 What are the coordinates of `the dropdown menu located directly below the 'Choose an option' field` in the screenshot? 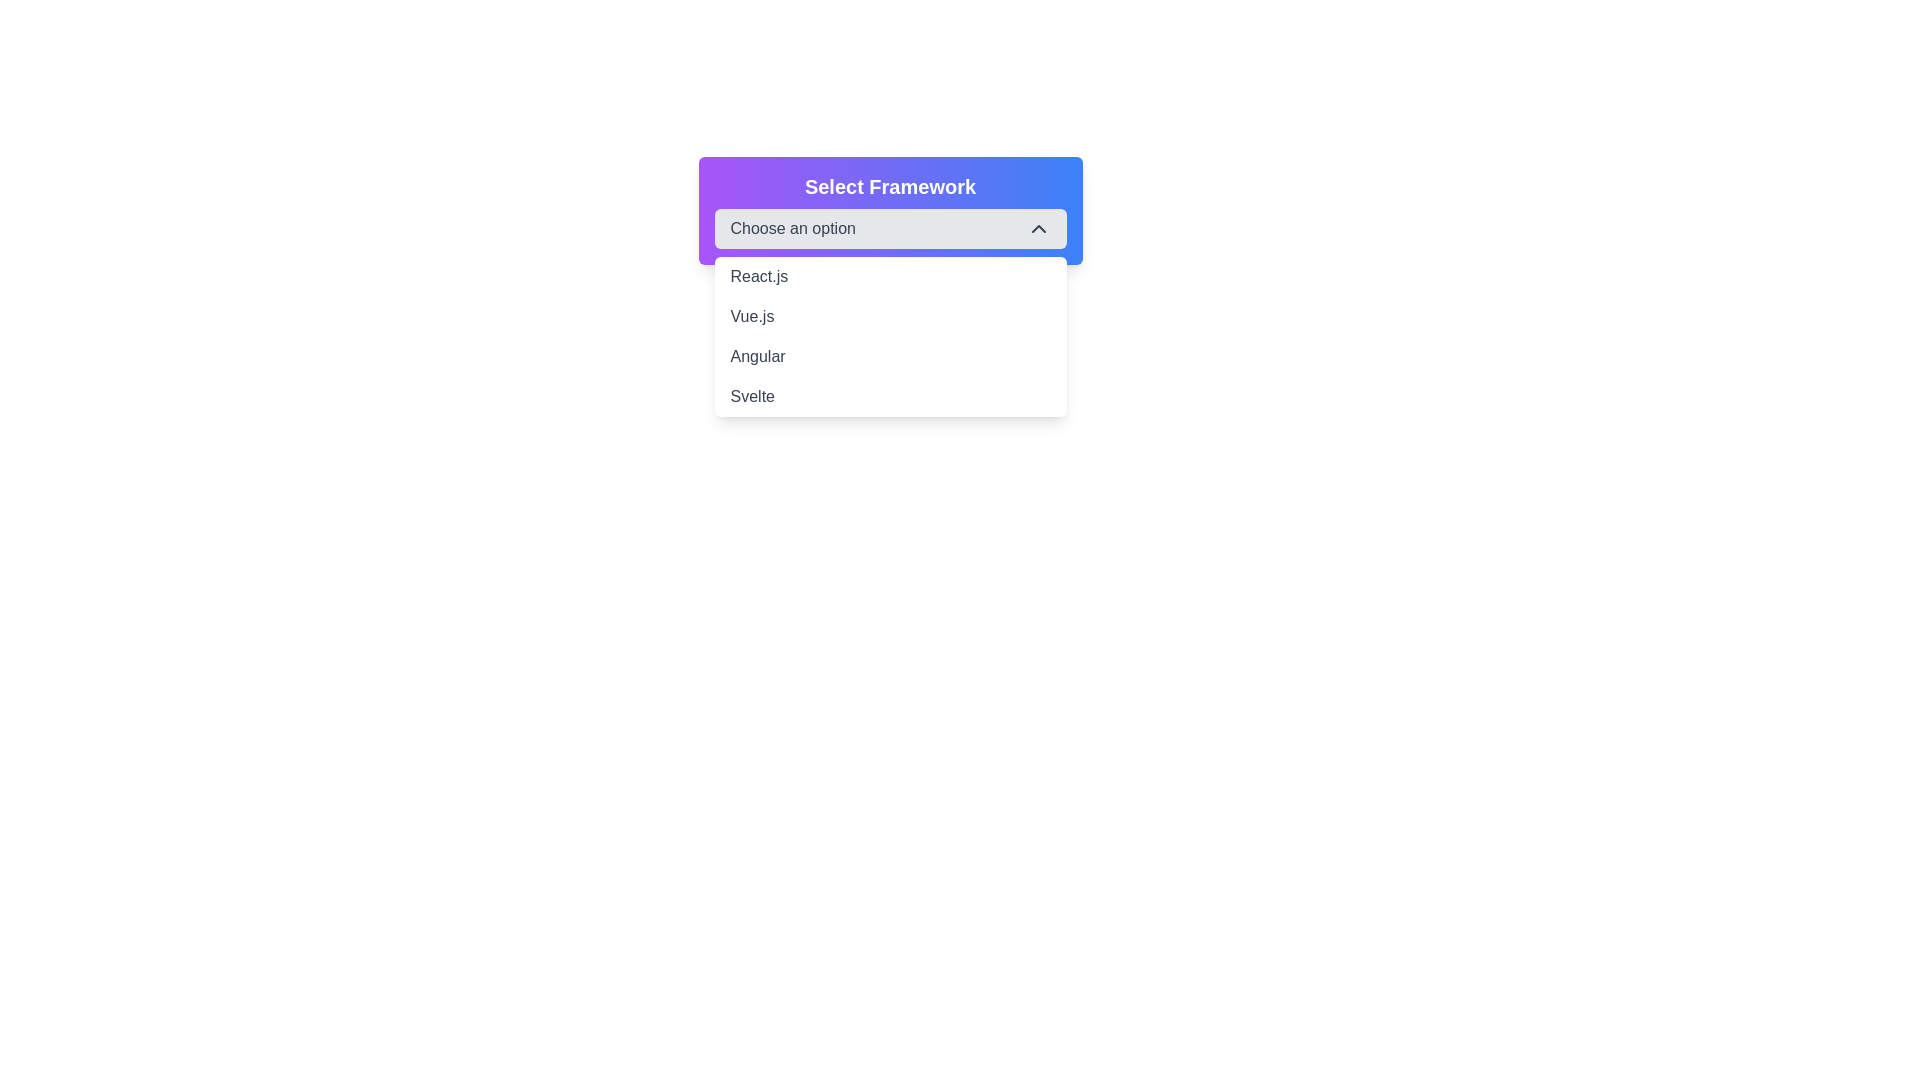 It's located at (889, 335).